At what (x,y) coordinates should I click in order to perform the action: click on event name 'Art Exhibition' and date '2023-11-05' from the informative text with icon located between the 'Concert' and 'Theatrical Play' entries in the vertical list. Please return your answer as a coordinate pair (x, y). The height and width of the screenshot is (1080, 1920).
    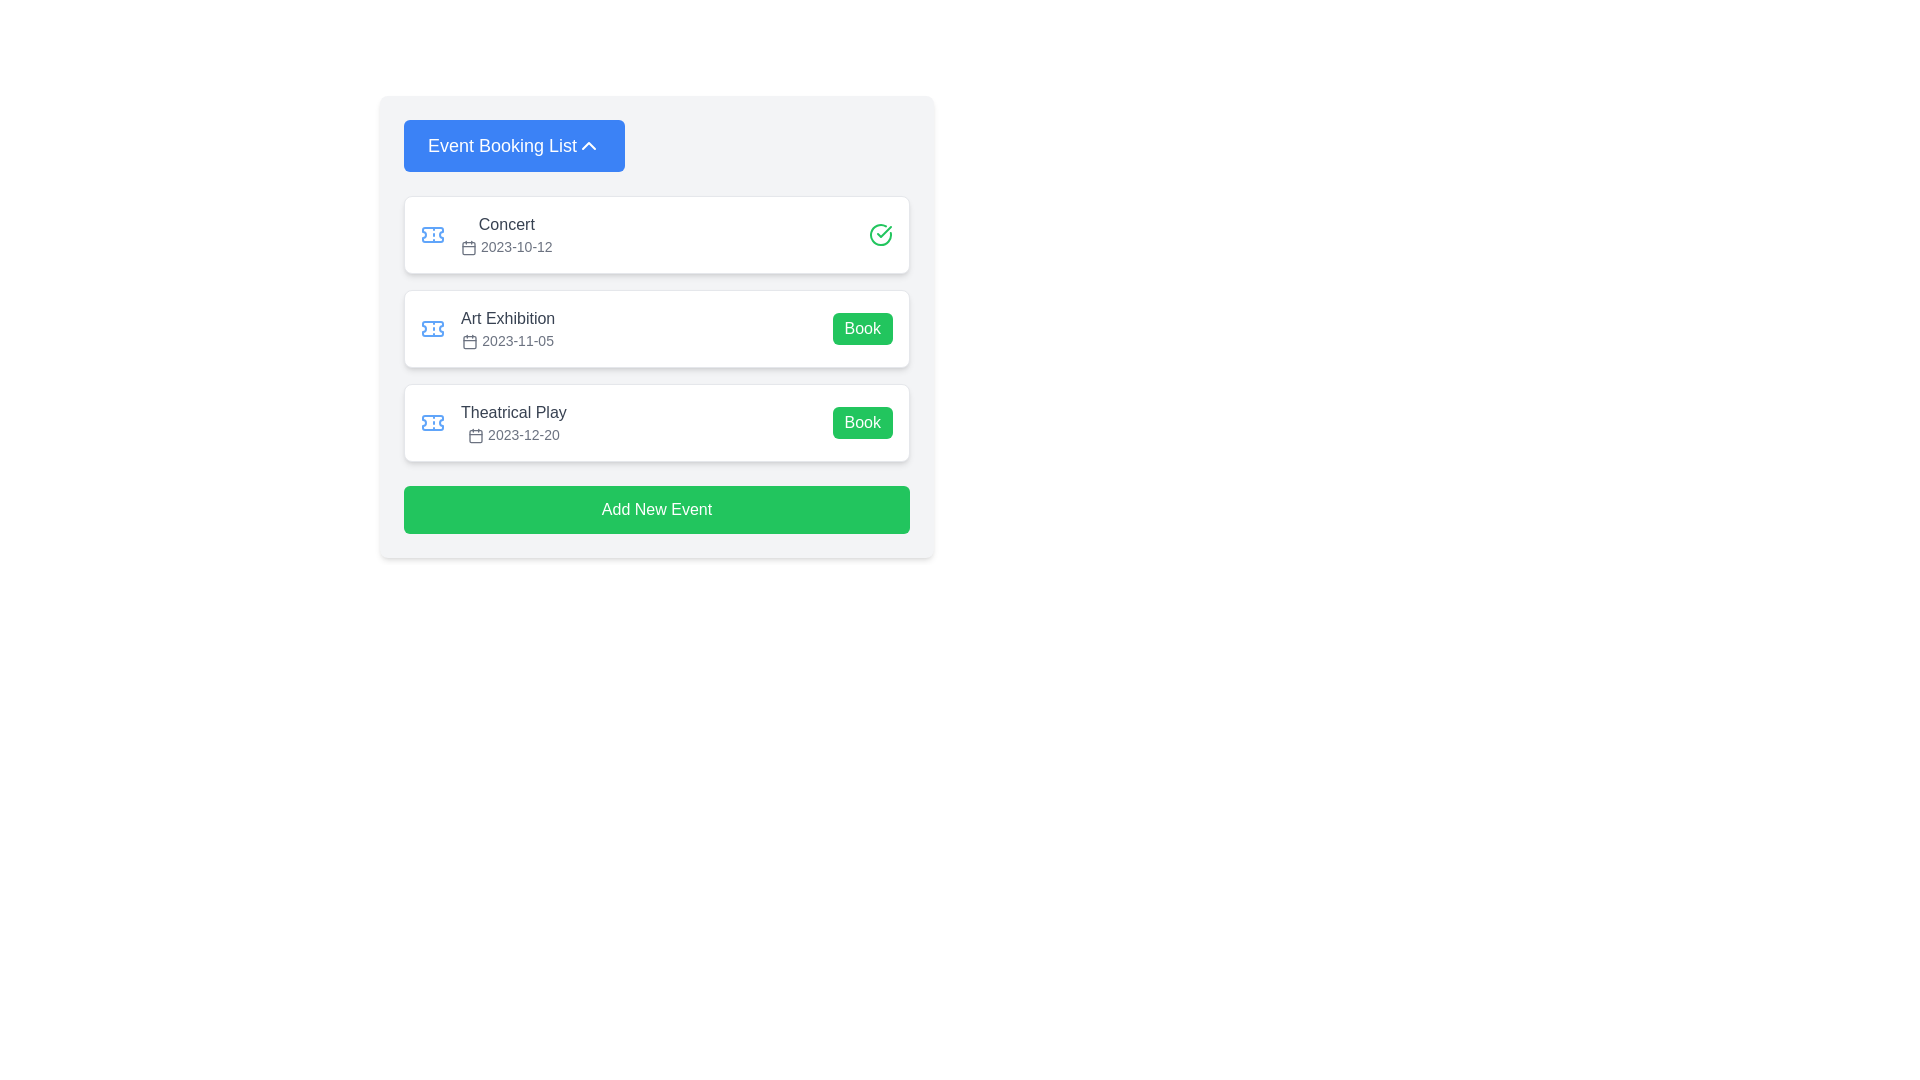
    Looking at the image, I should click on (488, 327).